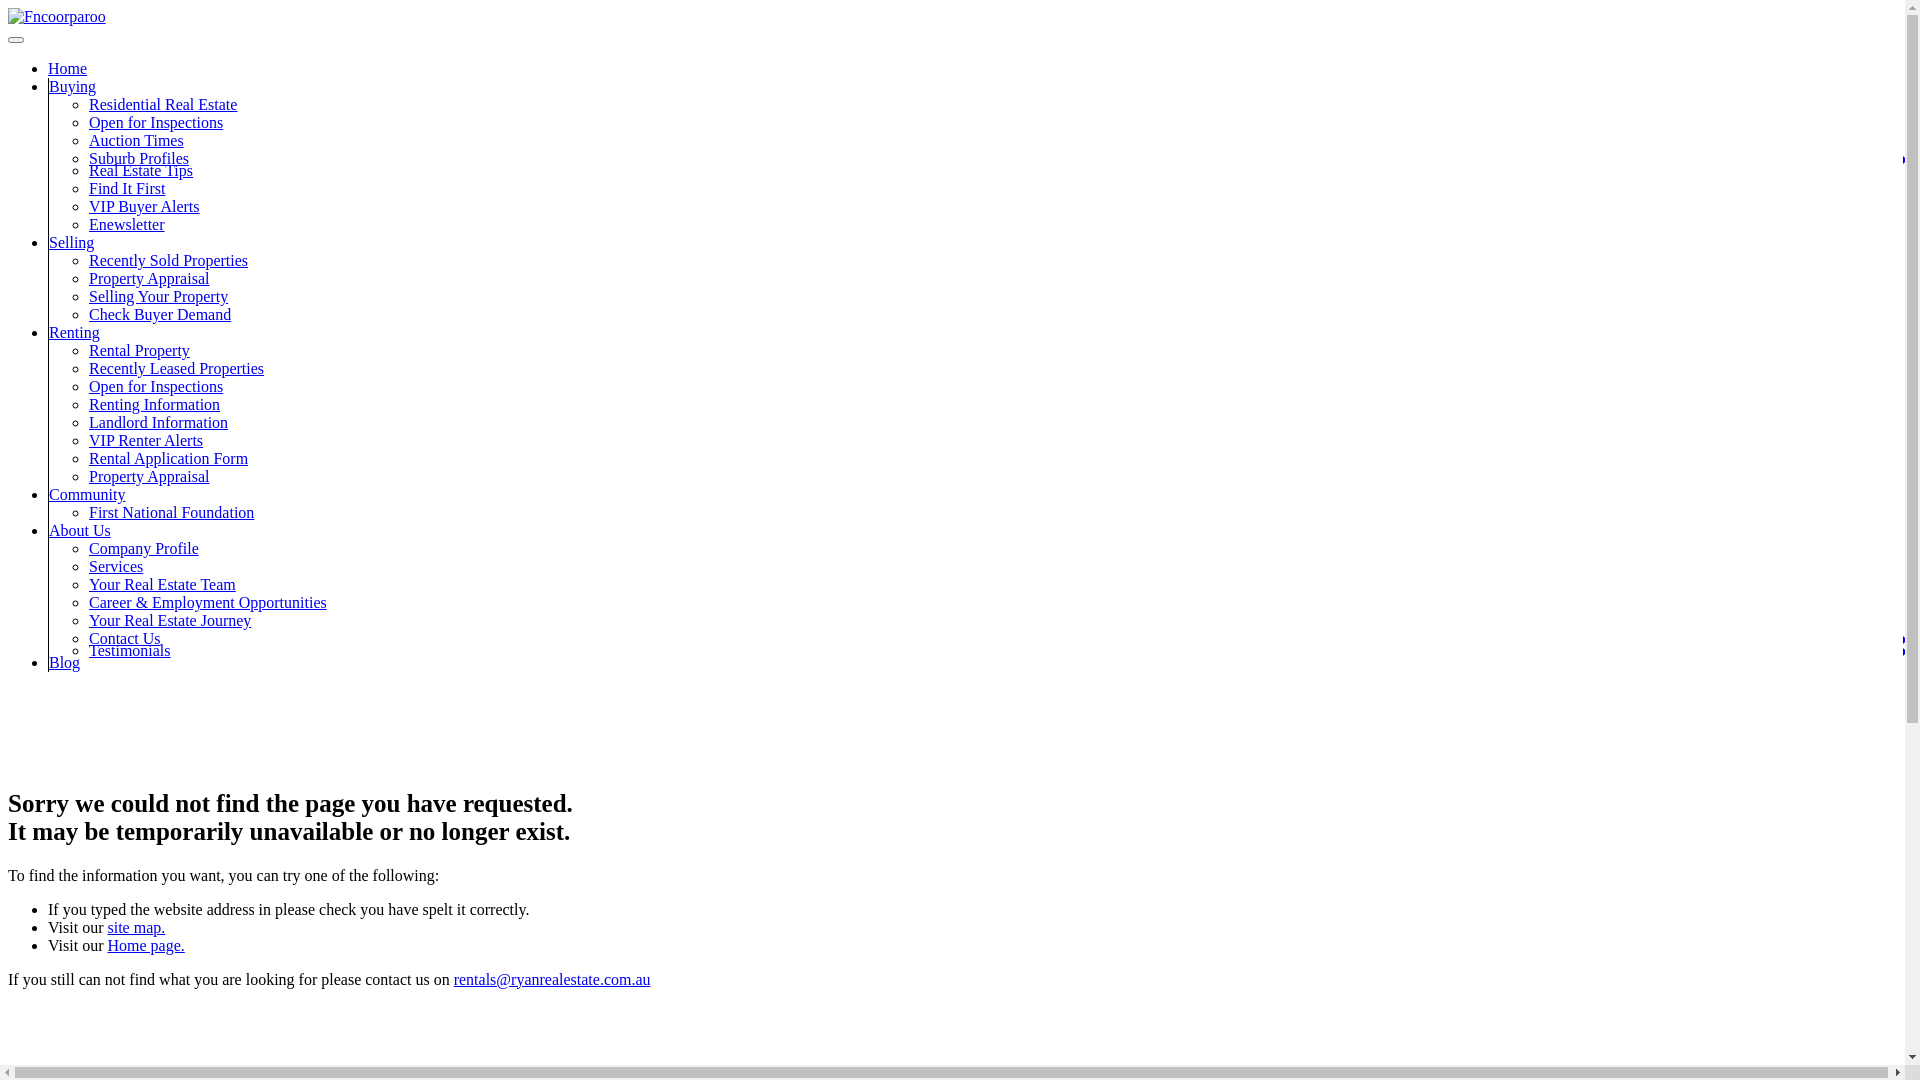  What do you see at coordinates (123, 638) in the screenshot?
I see `'Contact Us'` at bounding box center [123, 638].